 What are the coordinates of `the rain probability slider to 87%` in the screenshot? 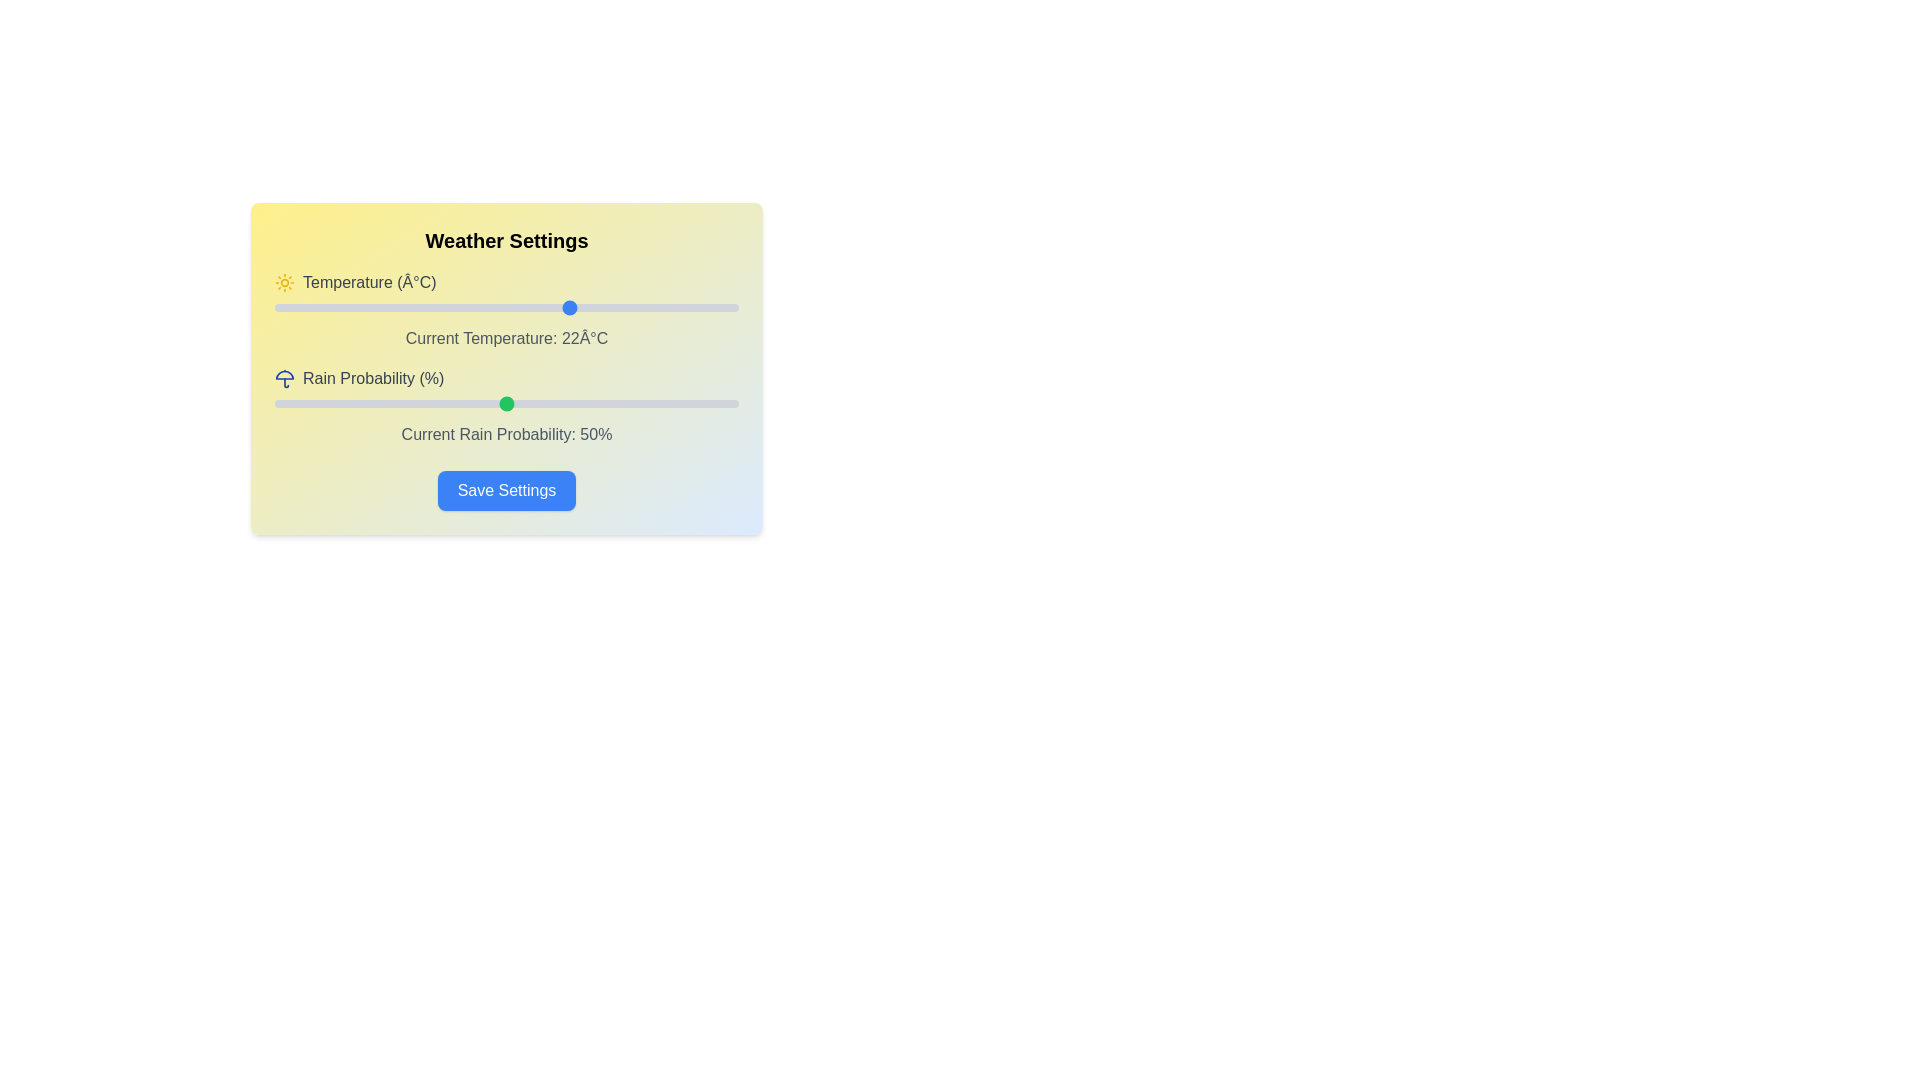 It's located at (678, 404).